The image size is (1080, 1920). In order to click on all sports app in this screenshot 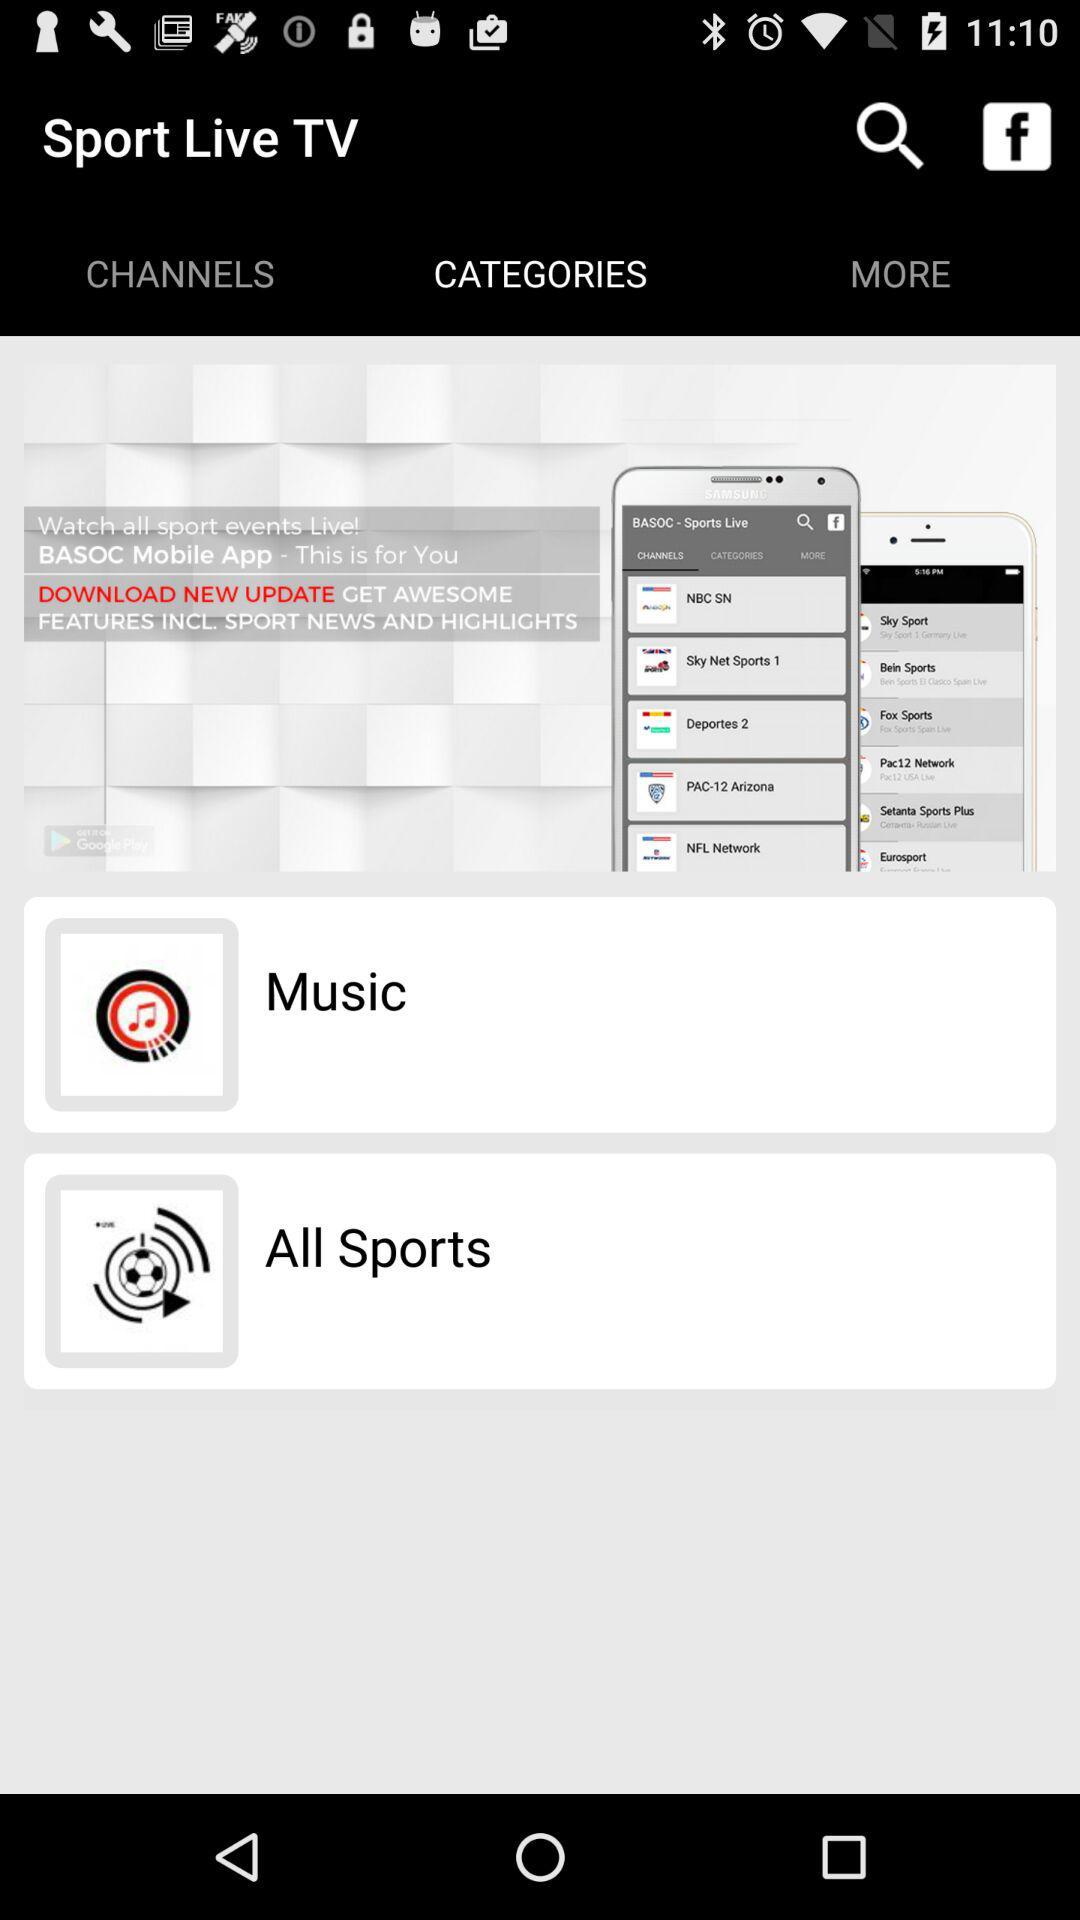, I will do `click(378, 1245)`.